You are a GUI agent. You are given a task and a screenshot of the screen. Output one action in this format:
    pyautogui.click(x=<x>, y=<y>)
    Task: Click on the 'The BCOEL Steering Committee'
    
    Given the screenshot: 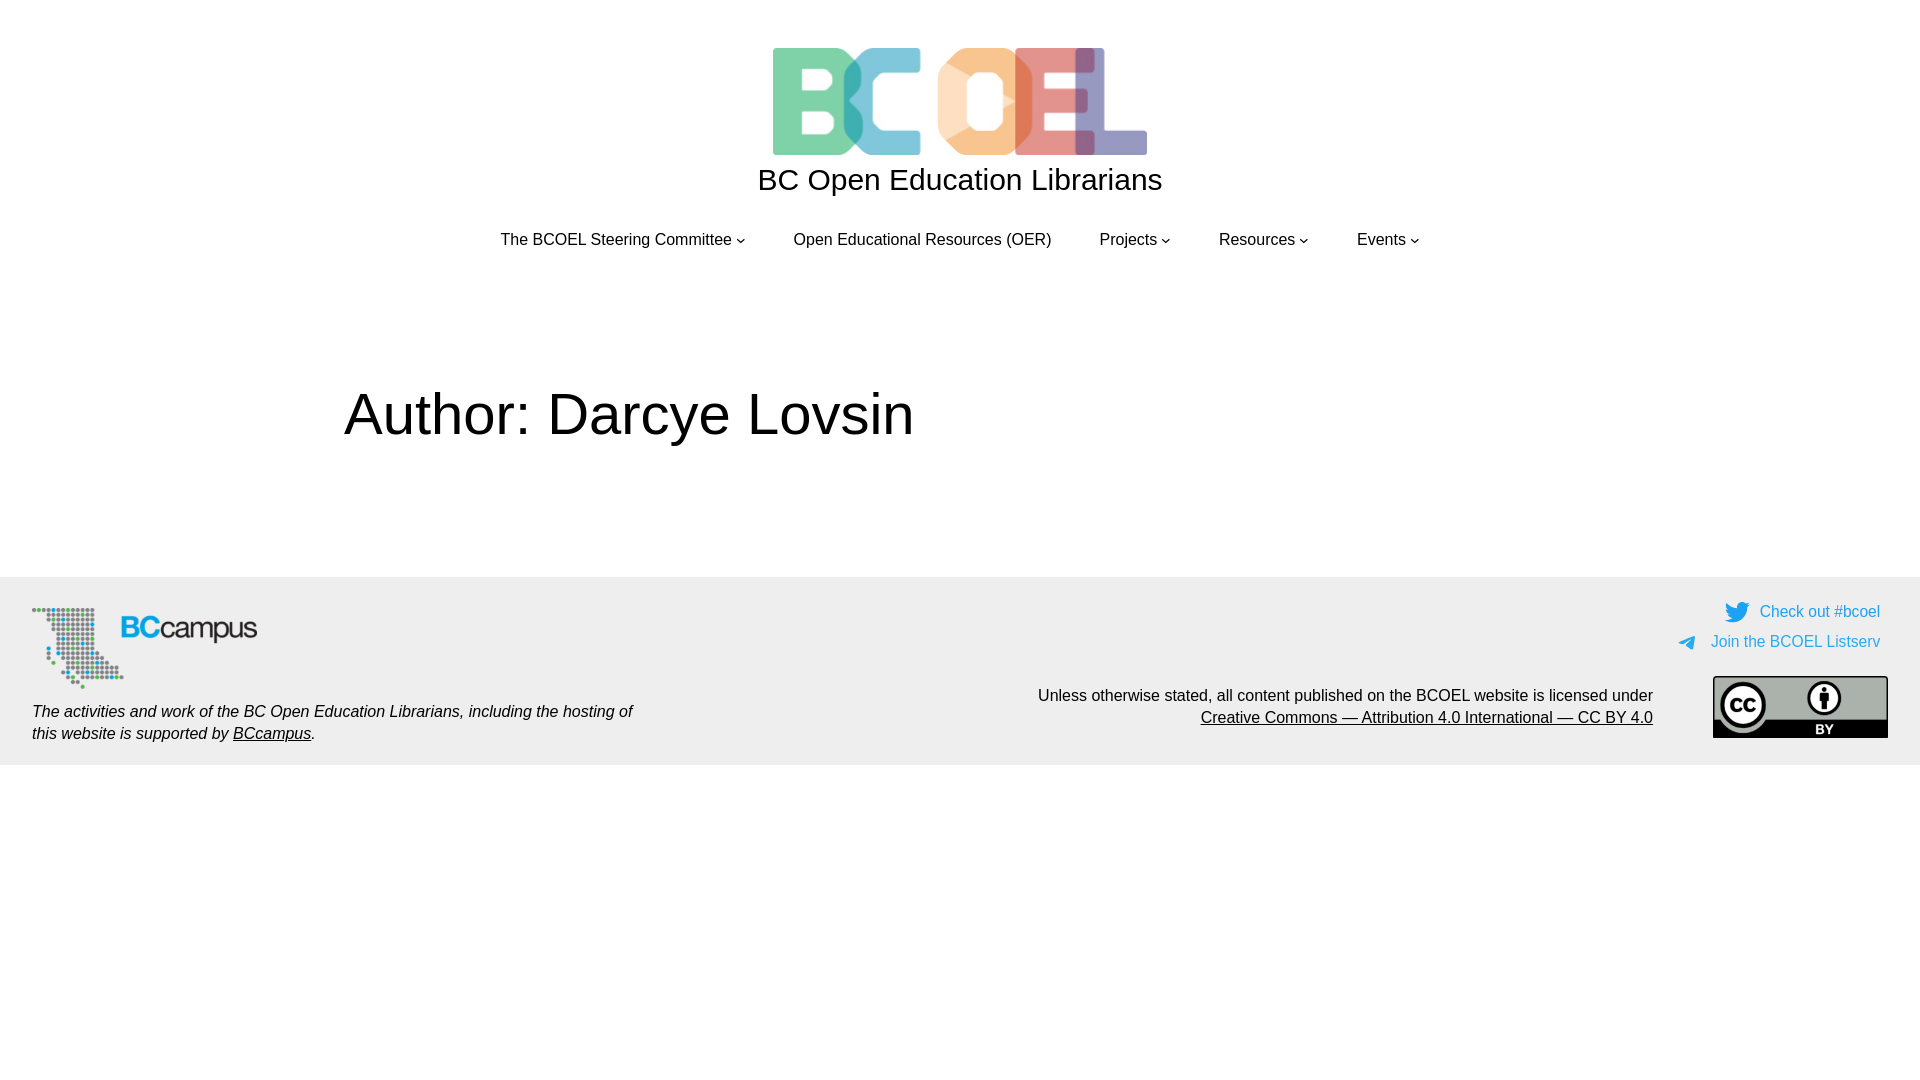 What is the action you would take?
    pyautogui.click(x=614, y=238)
    